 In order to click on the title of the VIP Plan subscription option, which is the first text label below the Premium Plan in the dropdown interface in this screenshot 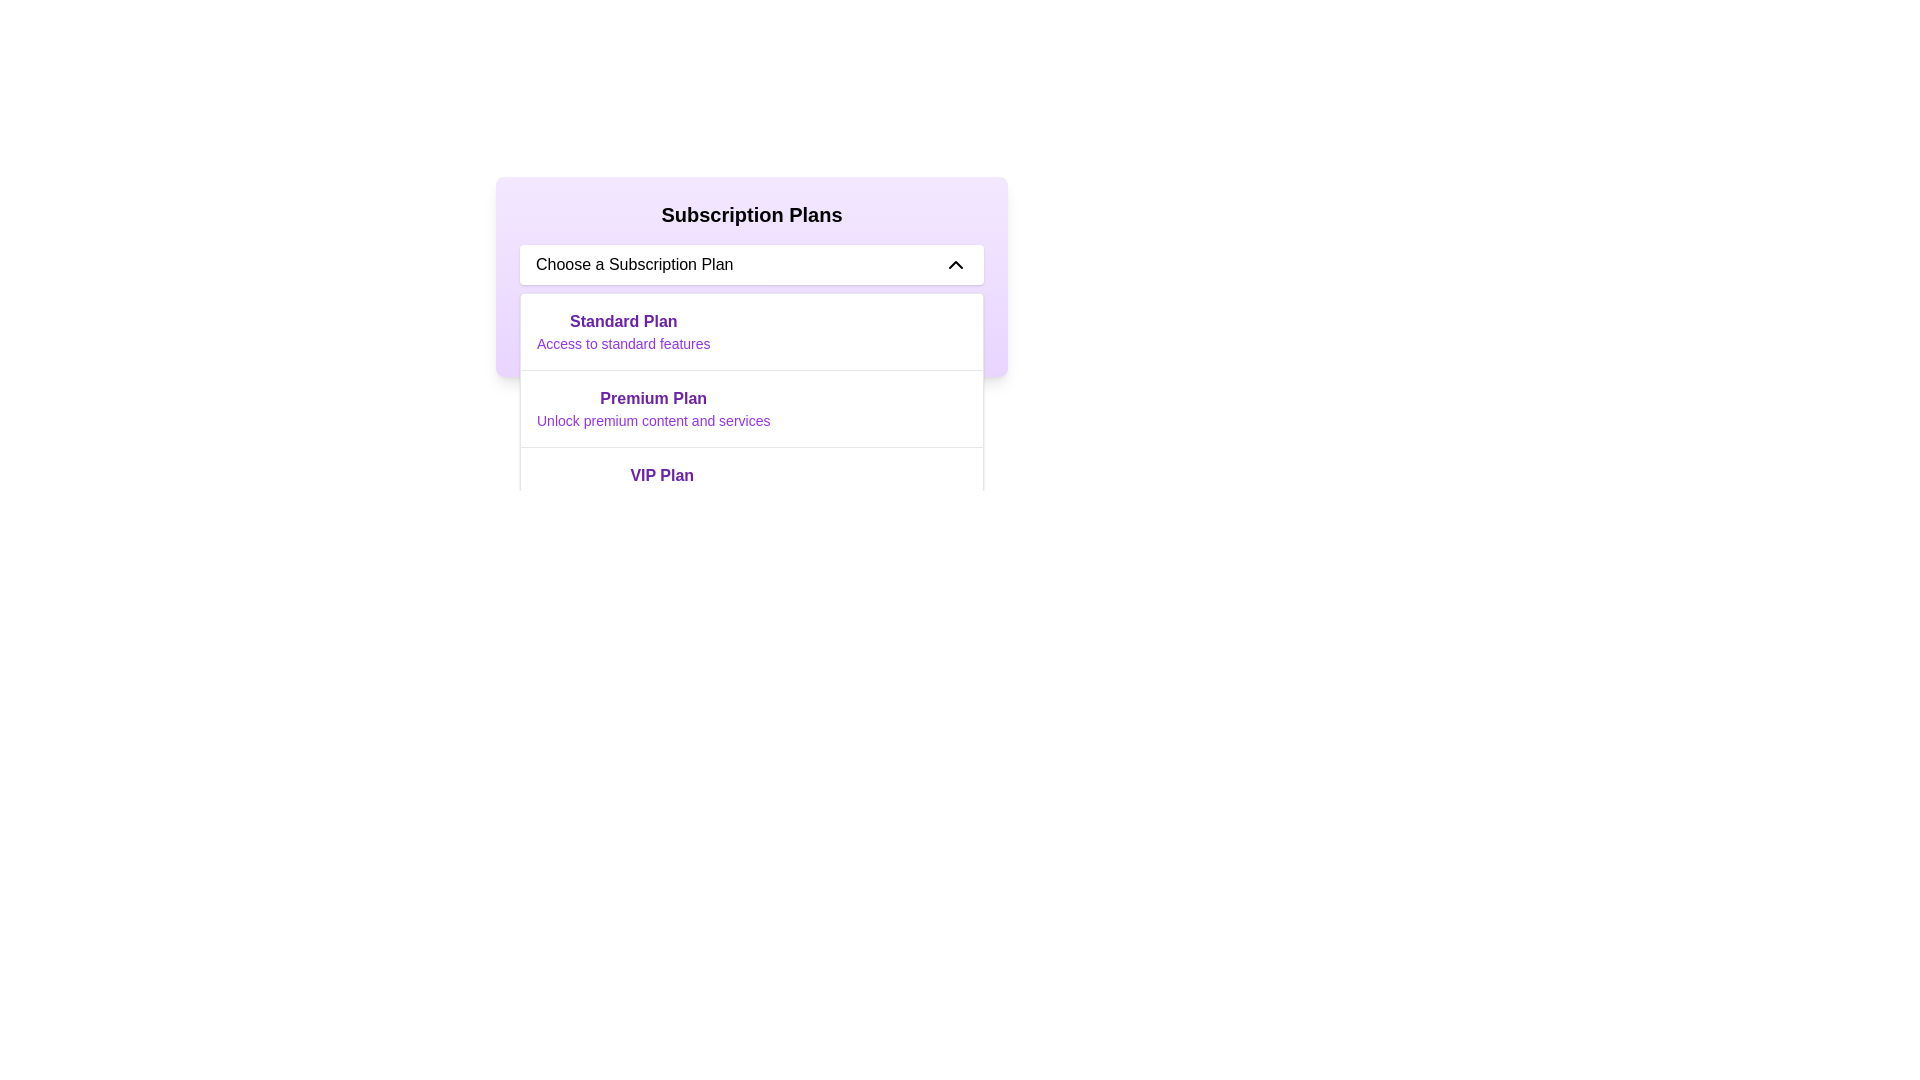, I will do `click(662, 475)`.